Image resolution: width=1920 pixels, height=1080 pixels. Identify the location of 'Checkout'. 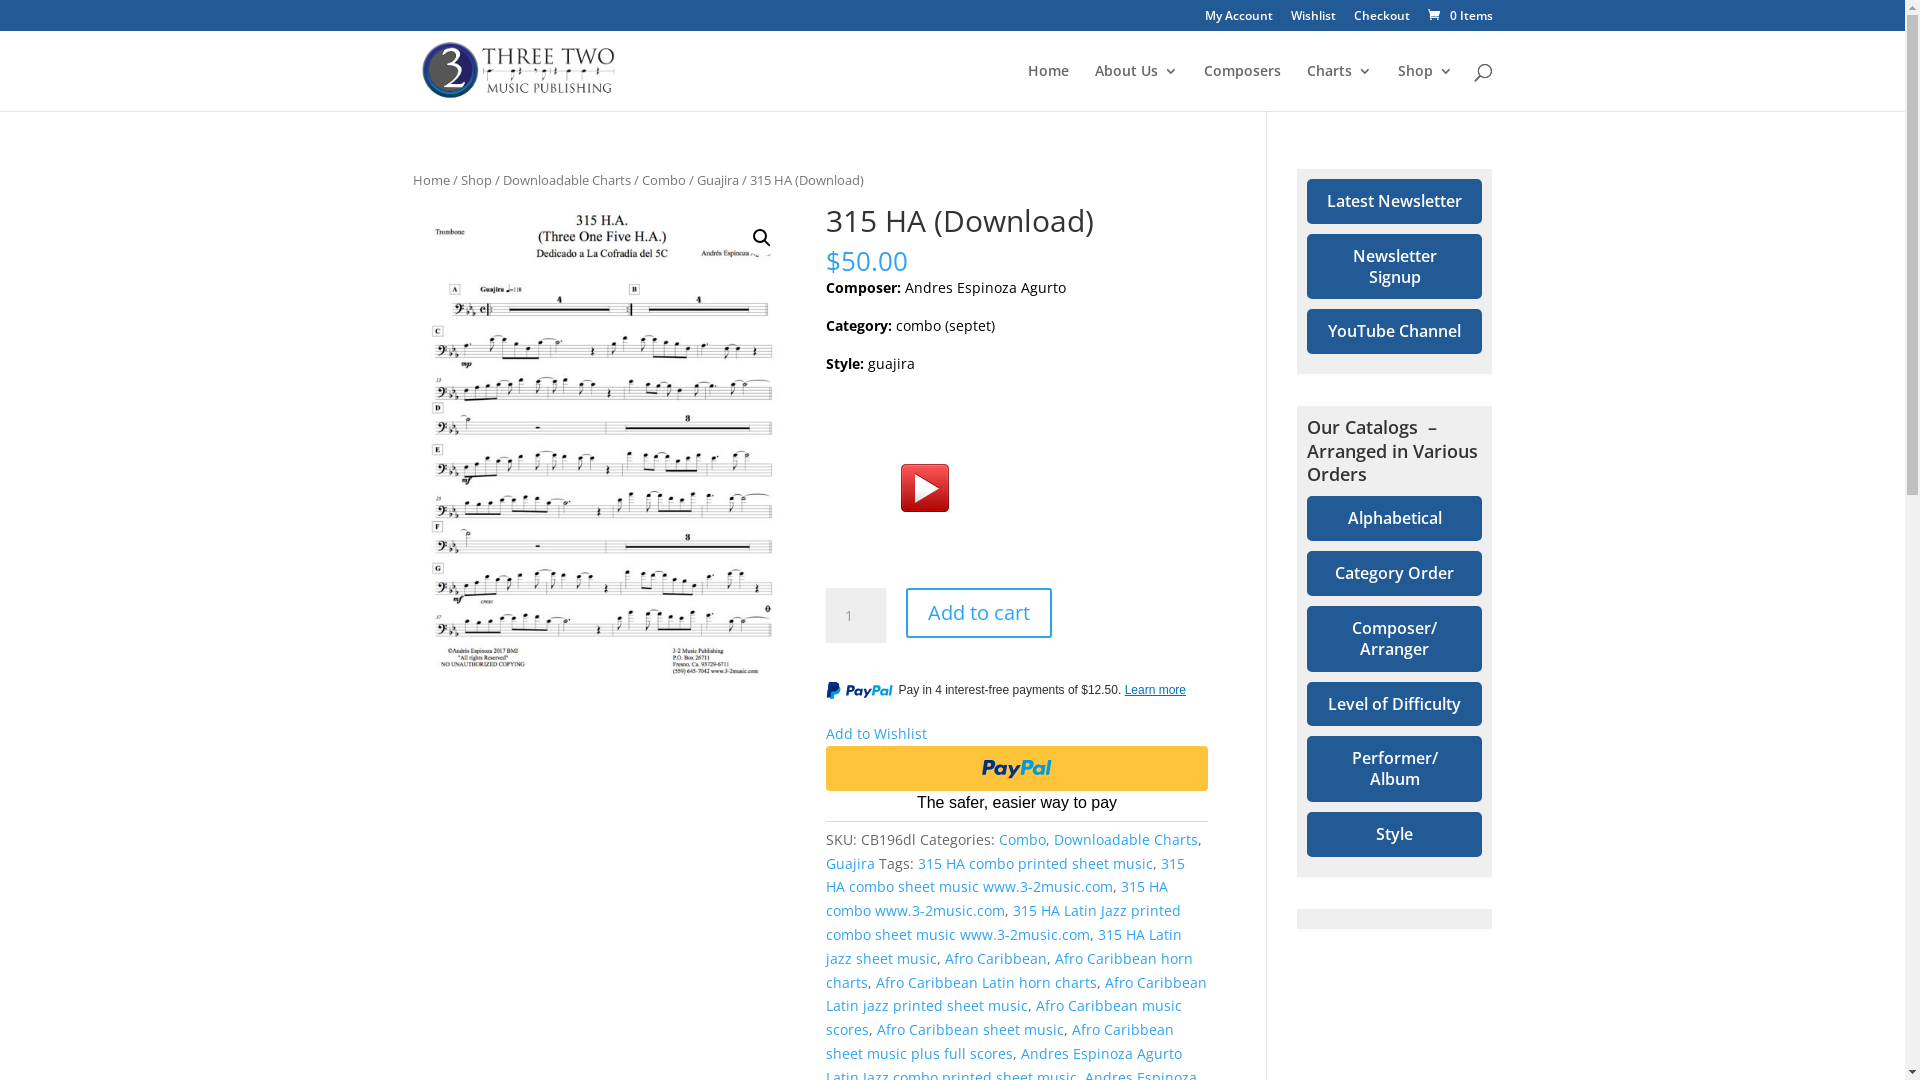
(1381, 20).